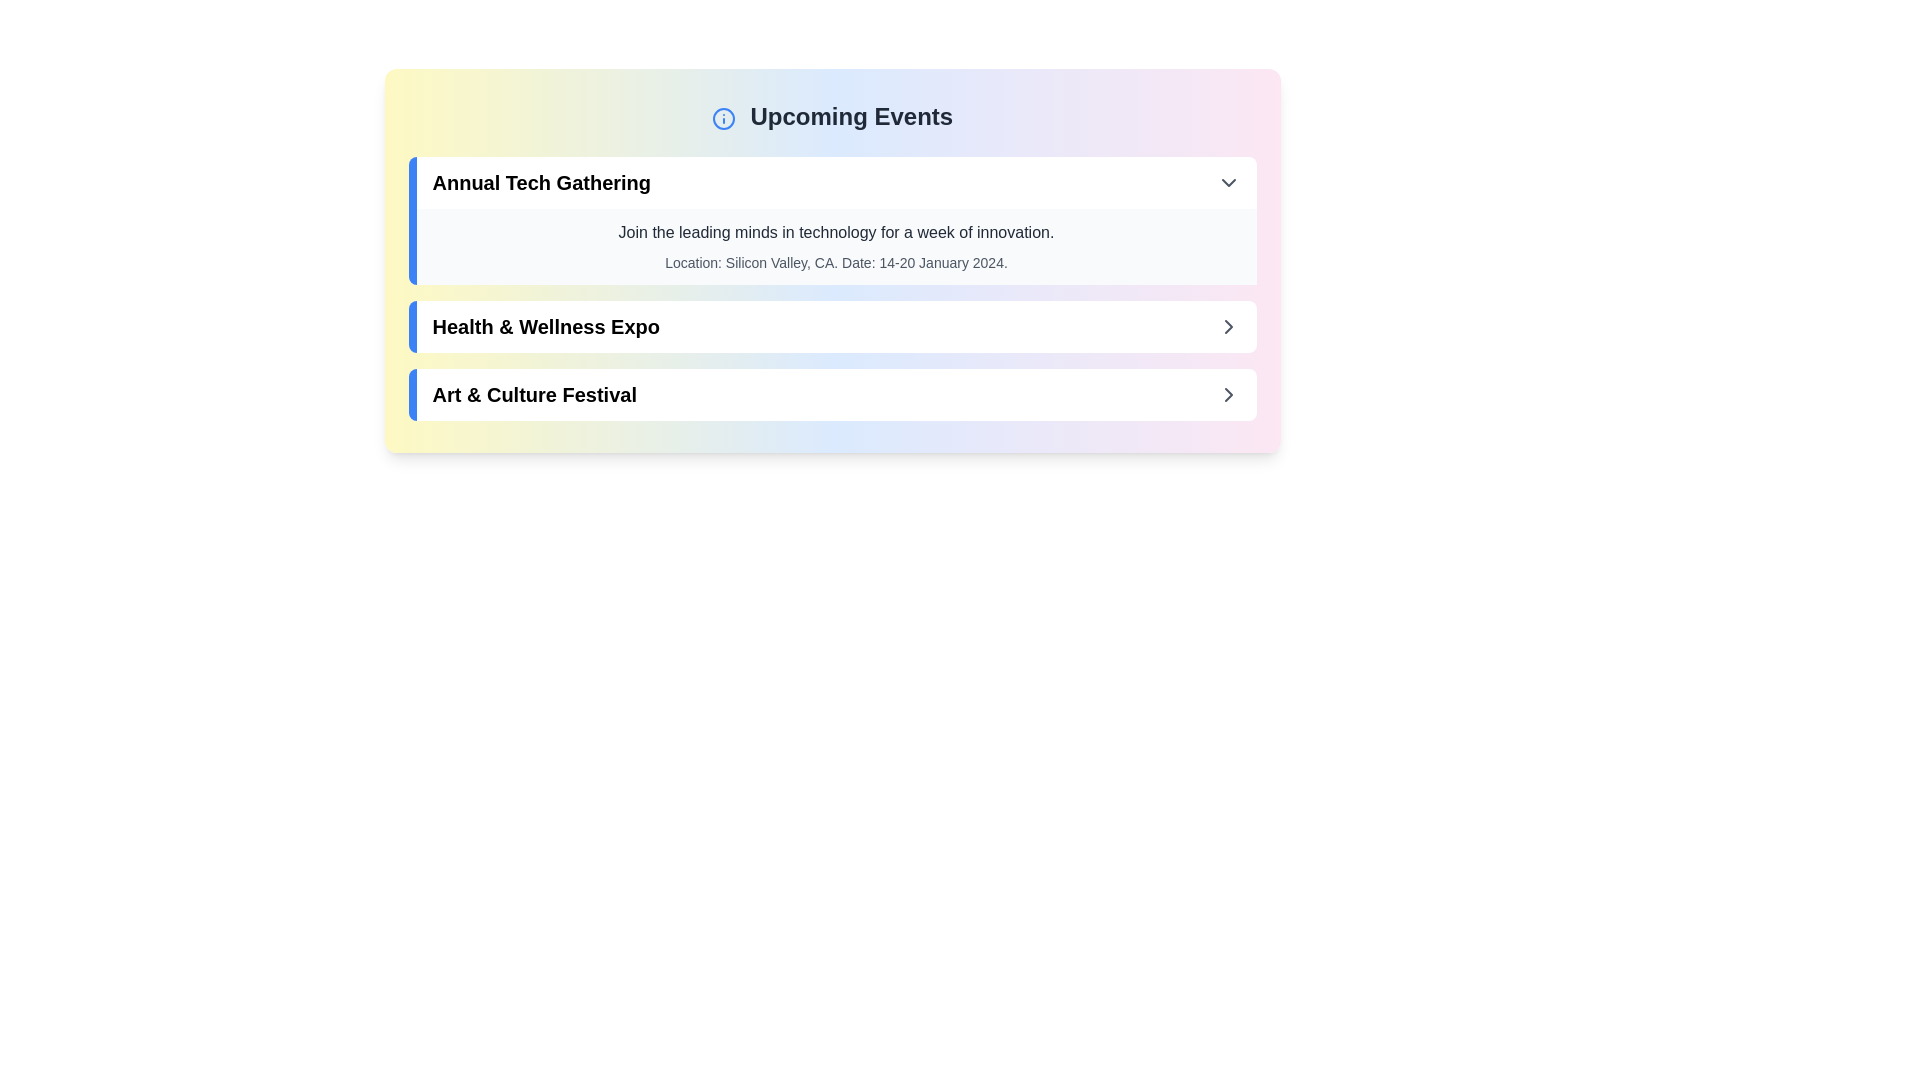 Image resolution: width=1920 pixels, height=1080 pixels. I want to click on the IconButton, which is a small, right-pointing chevron arrow with a thin black outline and white fill, located to the right of the 'Art & Culture Festival' text block, so click(1227, 394).